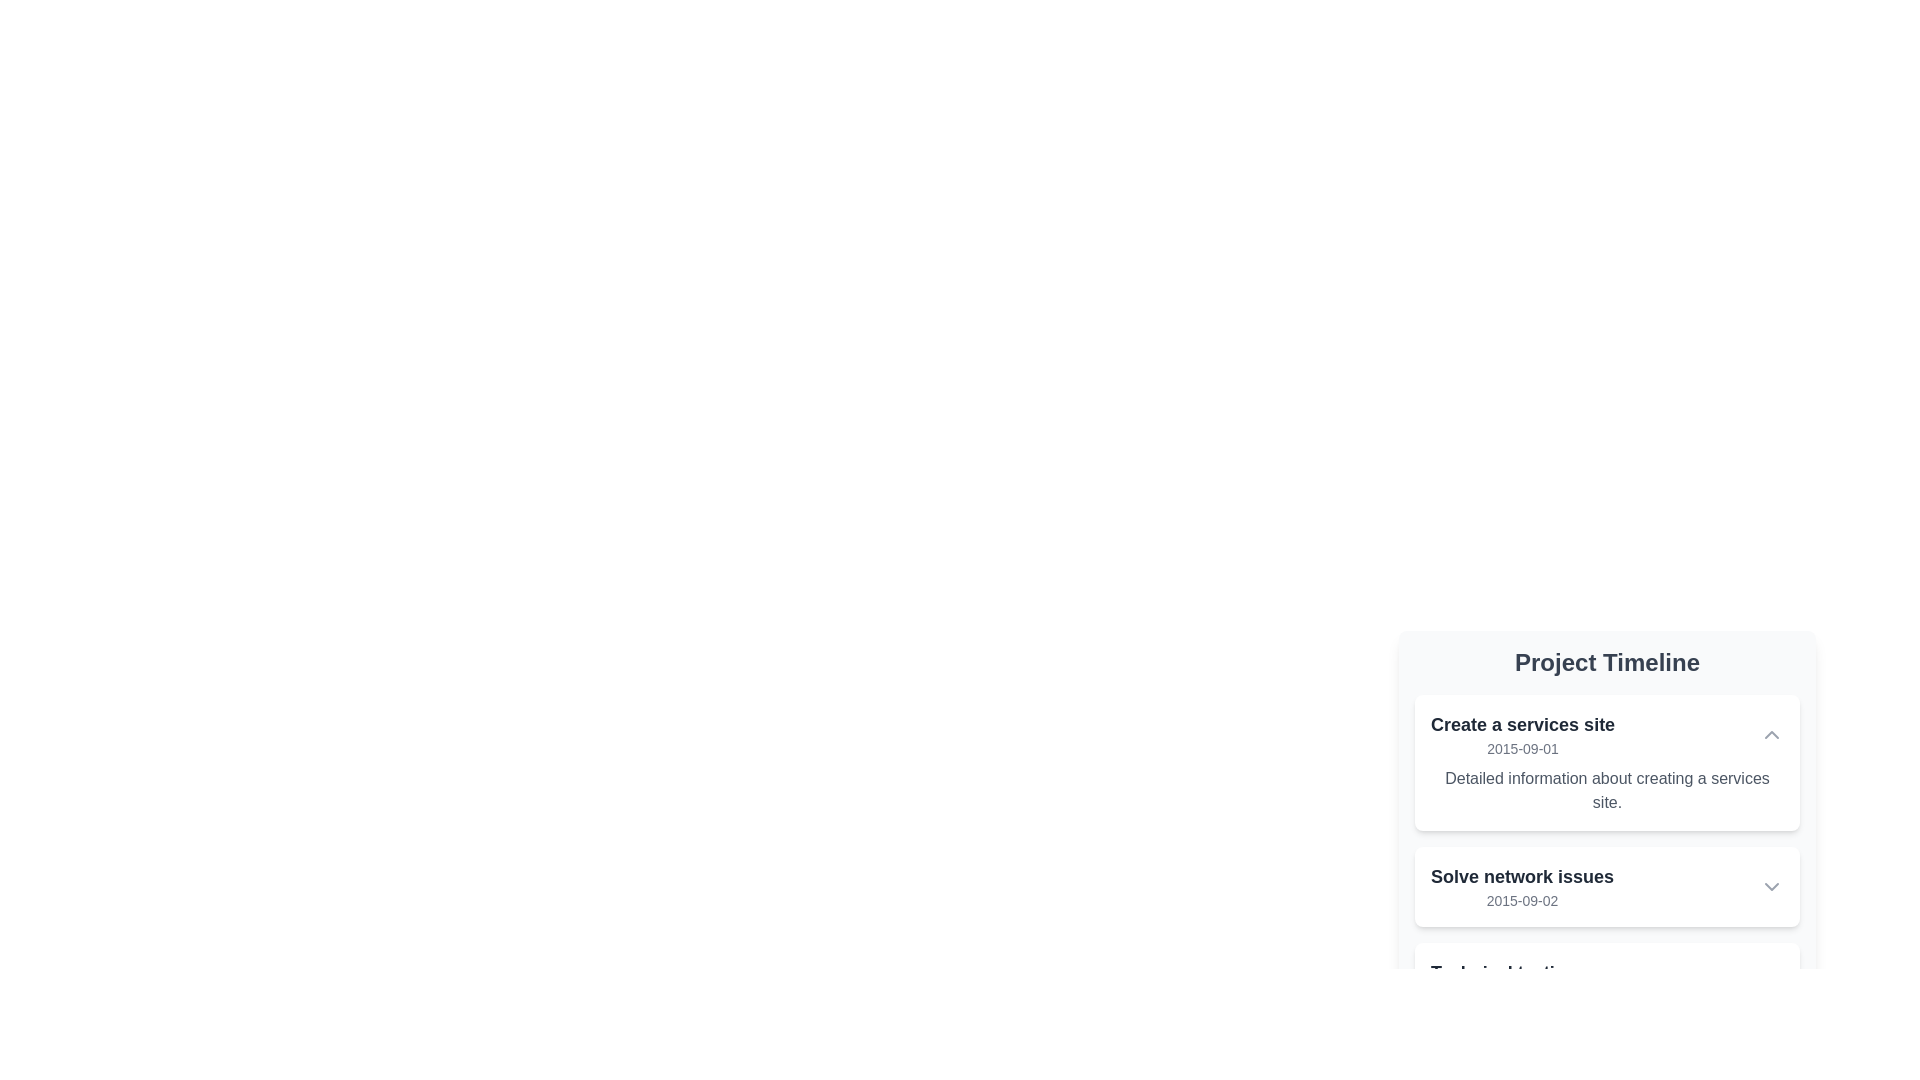 The height and width of the screenshot is (1080, 1920). What do you see at coordinates (1607, 886) in the screenshot?
I see `the text block titled 'Solve network issues' with the due date '2015-09-02' to emphasize it, located in the second card of the Project Timeline list` at bounding box center [1607, 886].